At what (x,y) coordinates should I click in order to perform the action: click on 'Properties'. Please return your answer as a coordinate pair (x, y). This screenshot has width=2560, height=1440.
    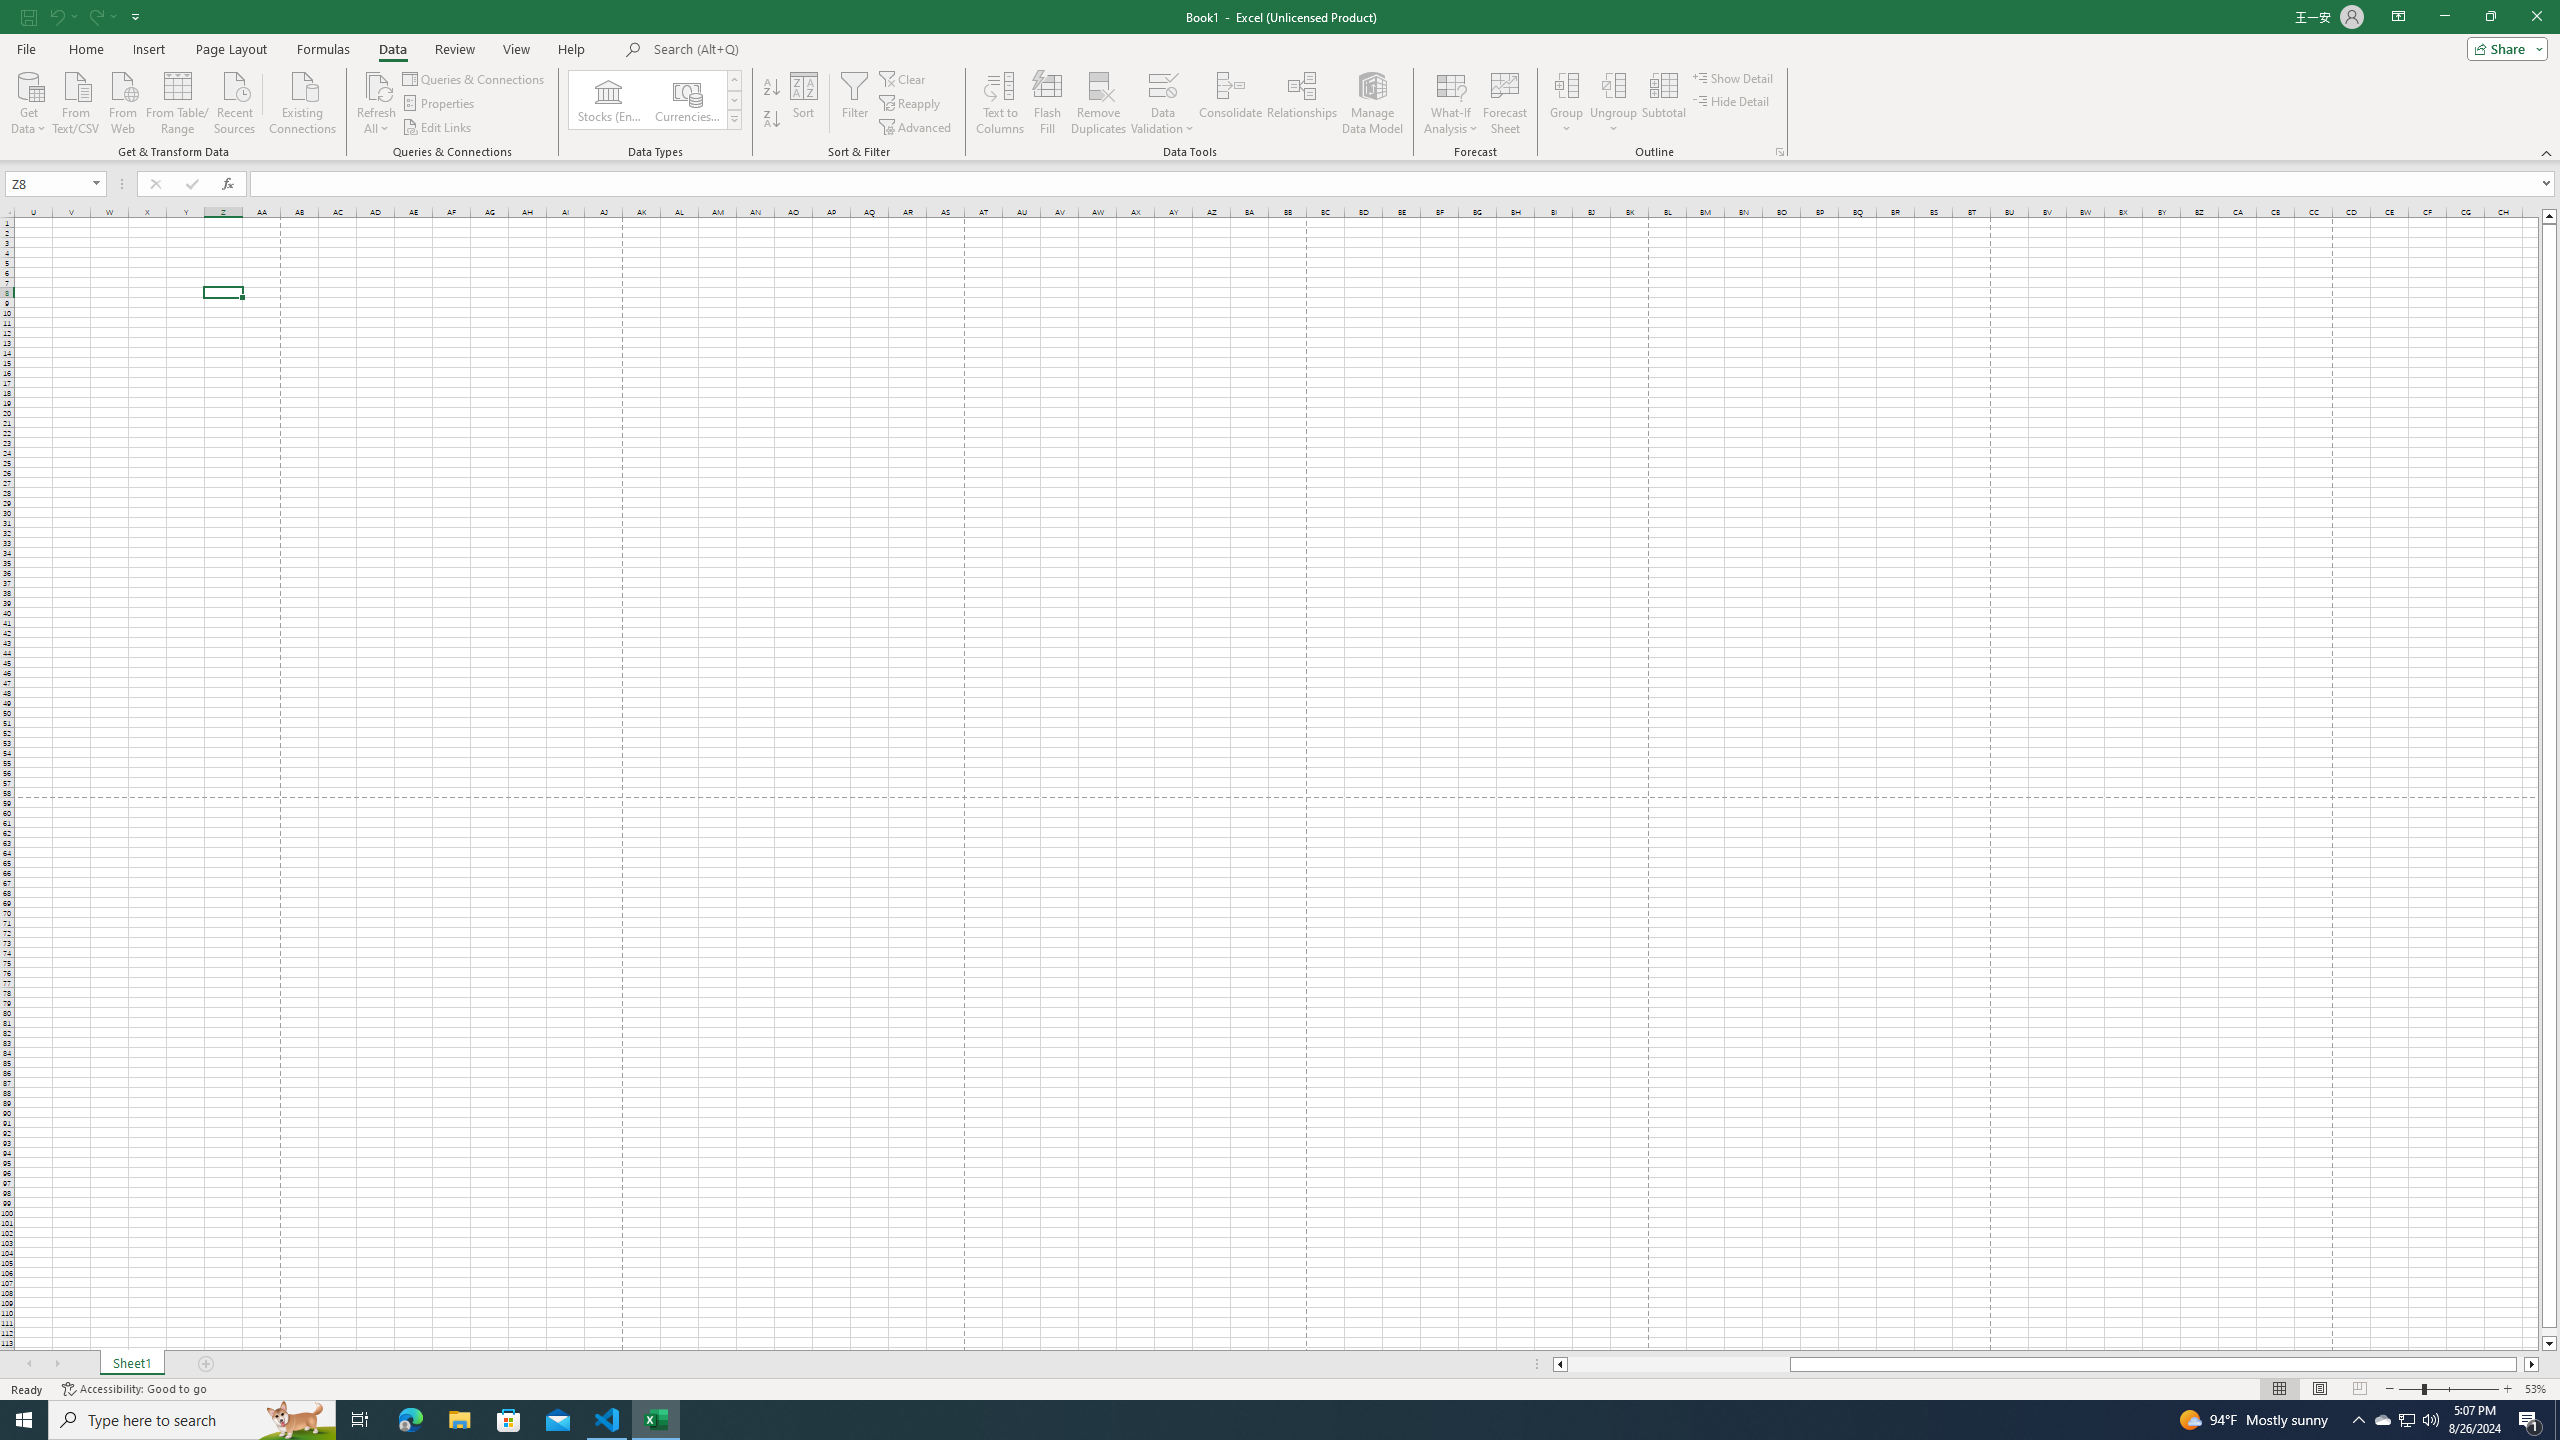
    Looking at the image, I should click on (440, 103).